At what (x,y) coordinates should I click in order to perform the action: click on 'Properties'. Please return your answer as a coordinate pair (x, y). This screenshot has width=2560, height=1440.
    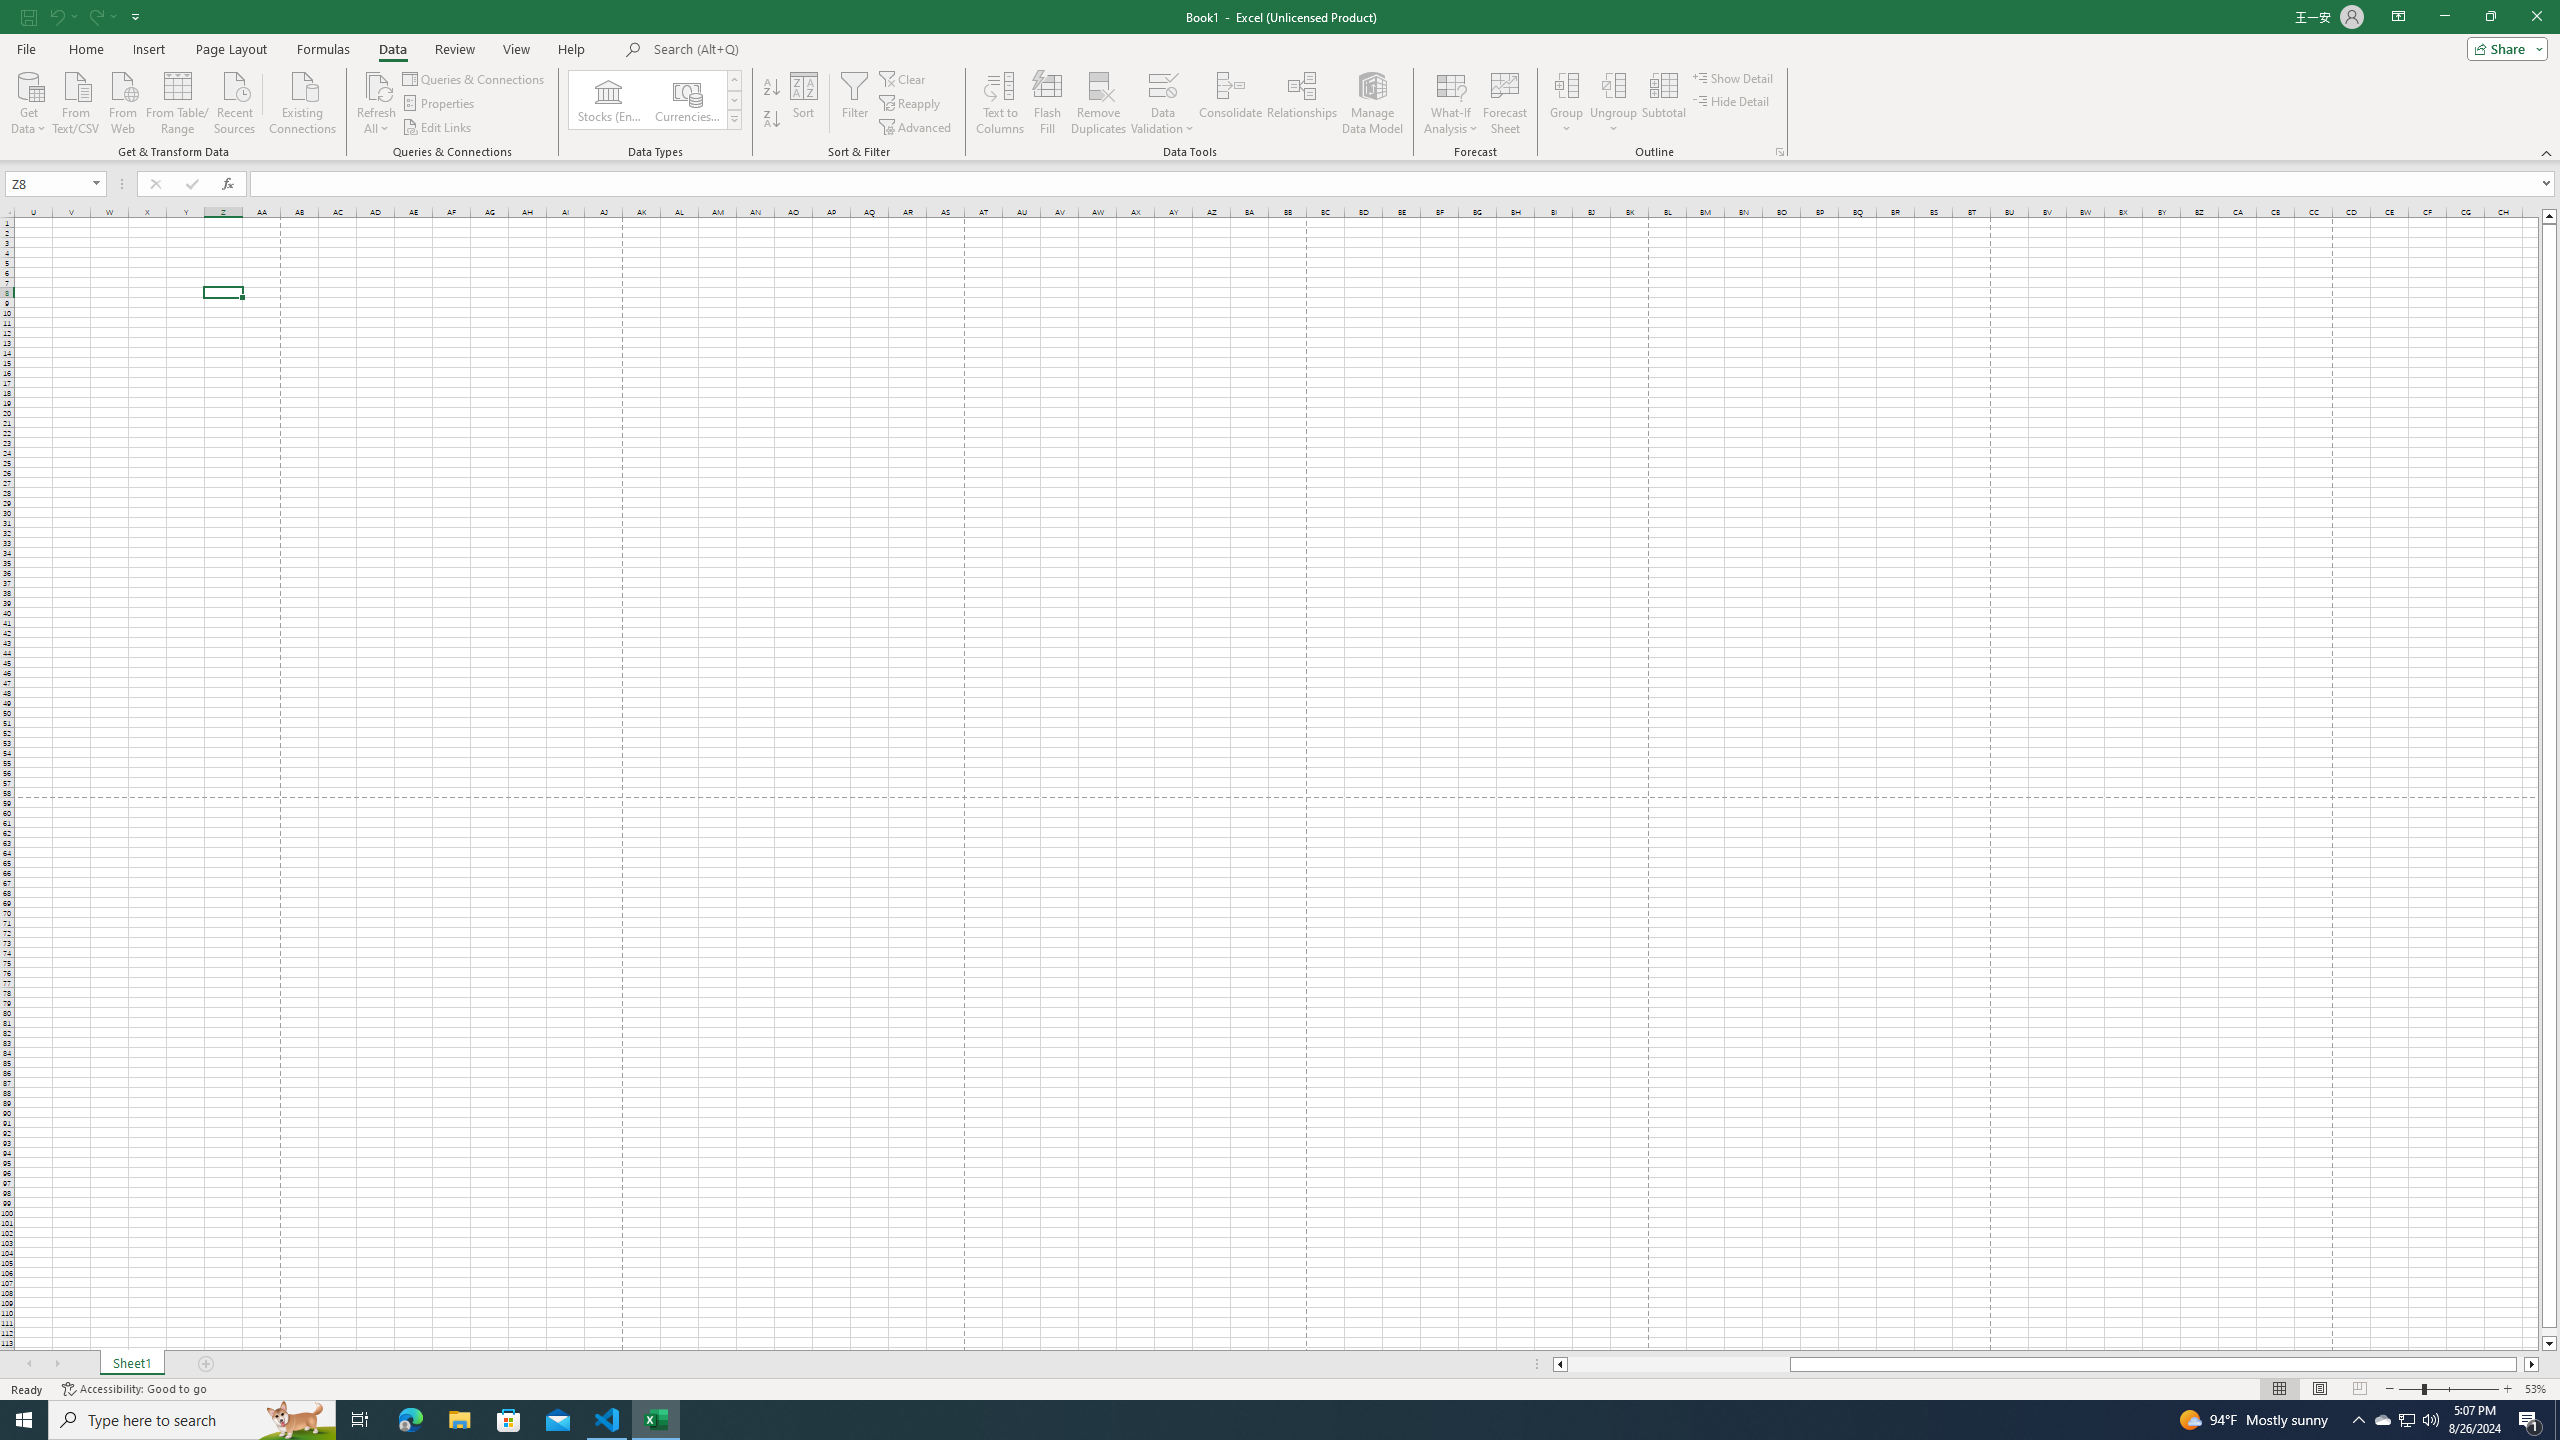
    Looking at the image, I should click on (440, 103).